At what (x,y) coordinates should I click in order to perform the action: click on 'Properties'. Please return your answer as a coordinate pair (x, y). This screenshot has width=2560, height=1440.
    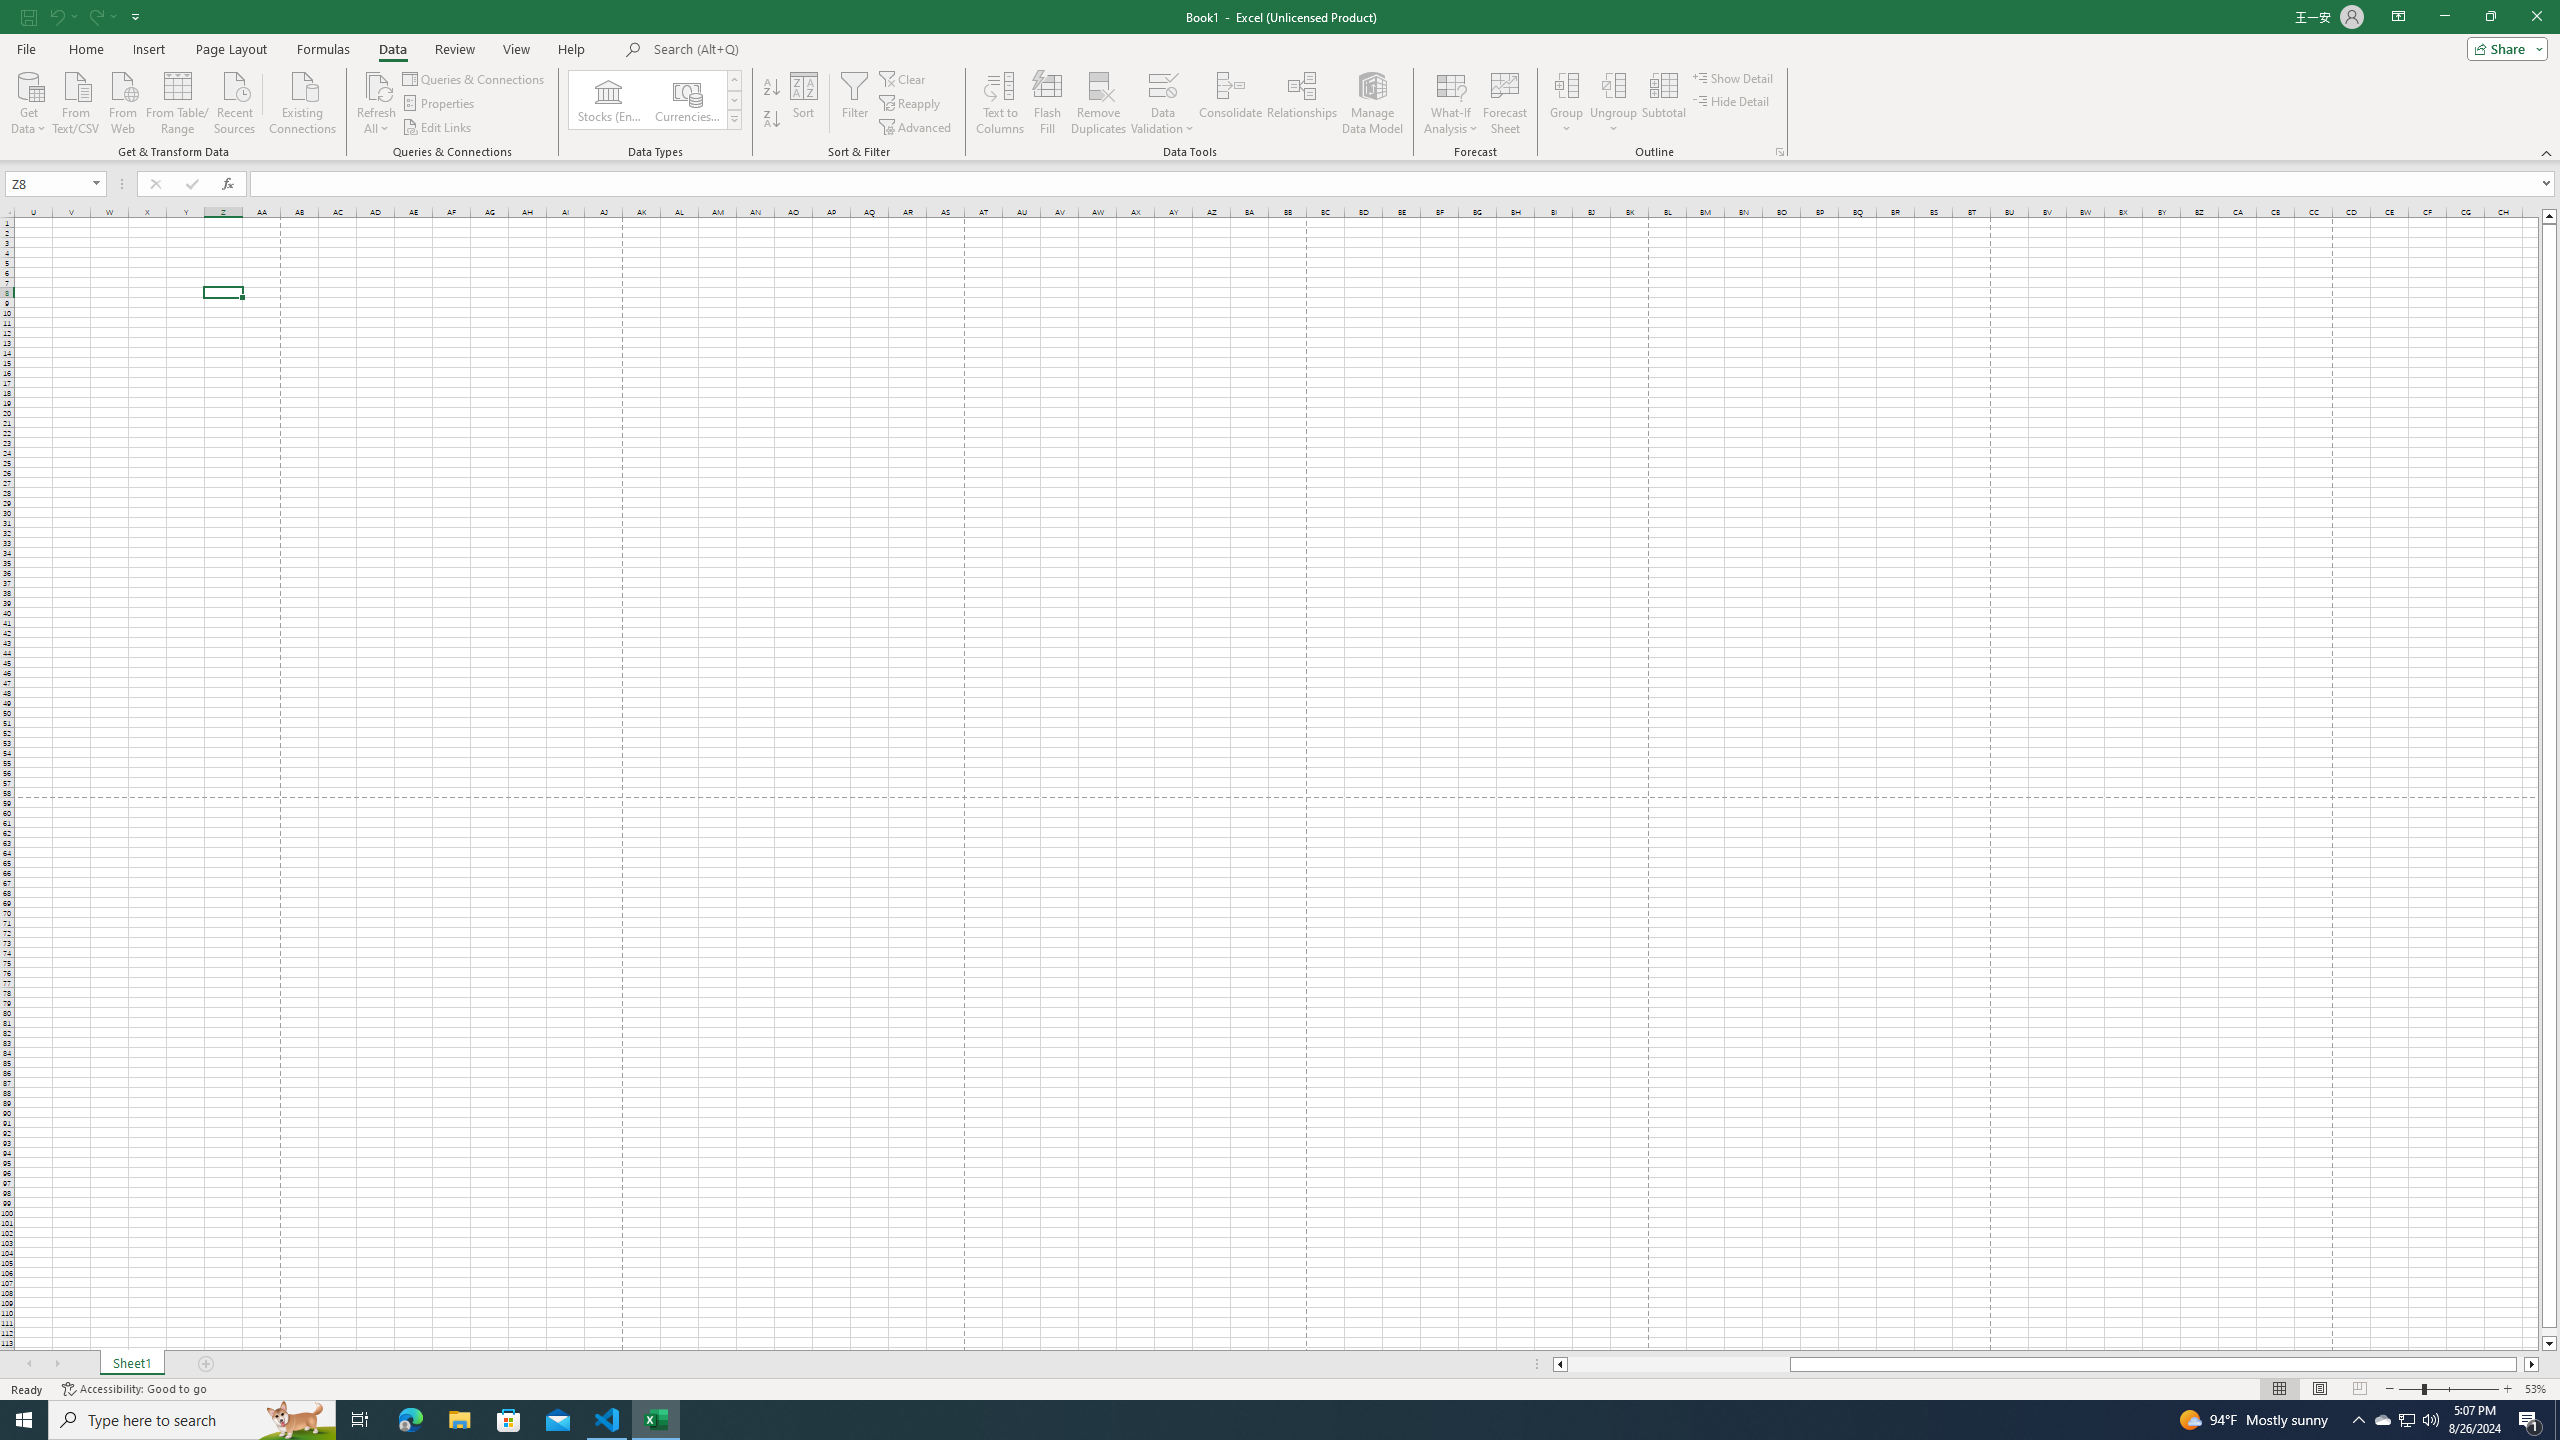
    Looking at the image, I should click on (440, 103).